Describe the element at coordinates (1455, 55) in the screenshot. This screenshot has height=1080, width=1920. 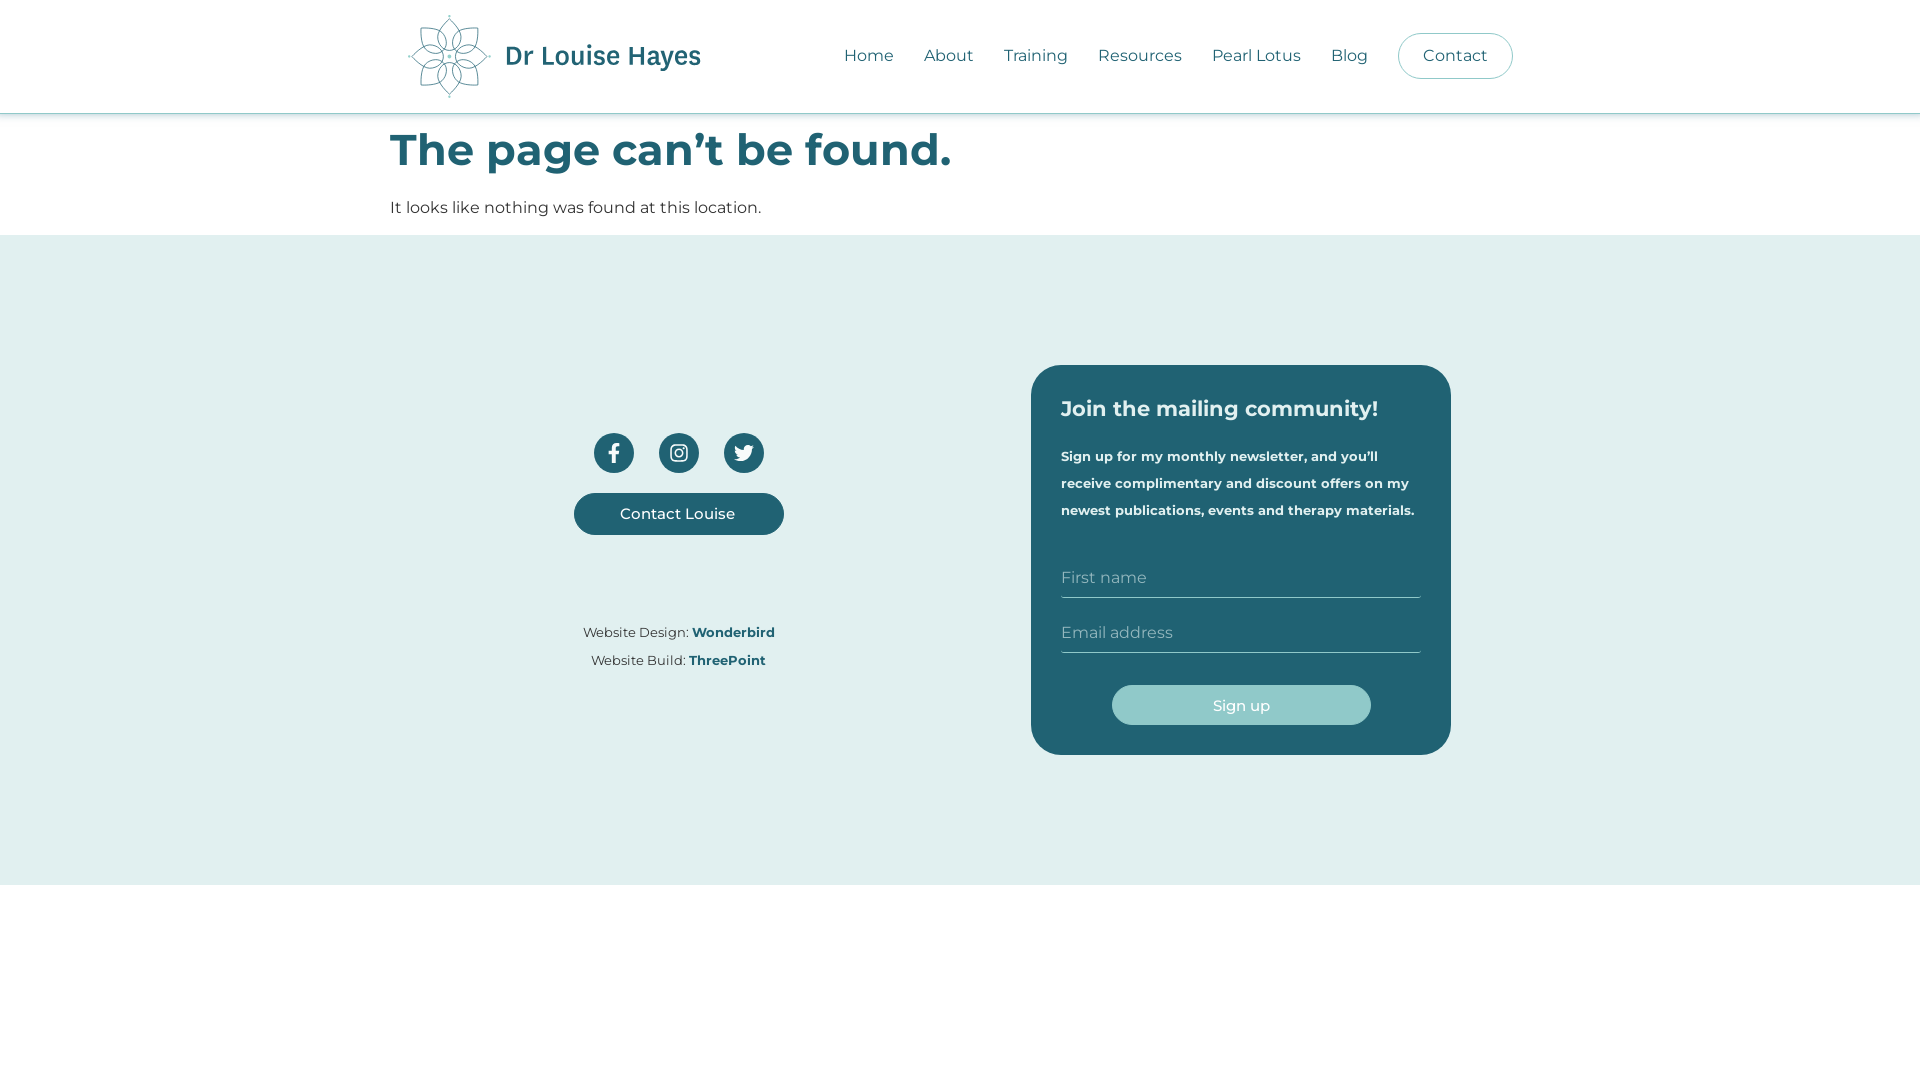
I see `'Contact'` at that location.